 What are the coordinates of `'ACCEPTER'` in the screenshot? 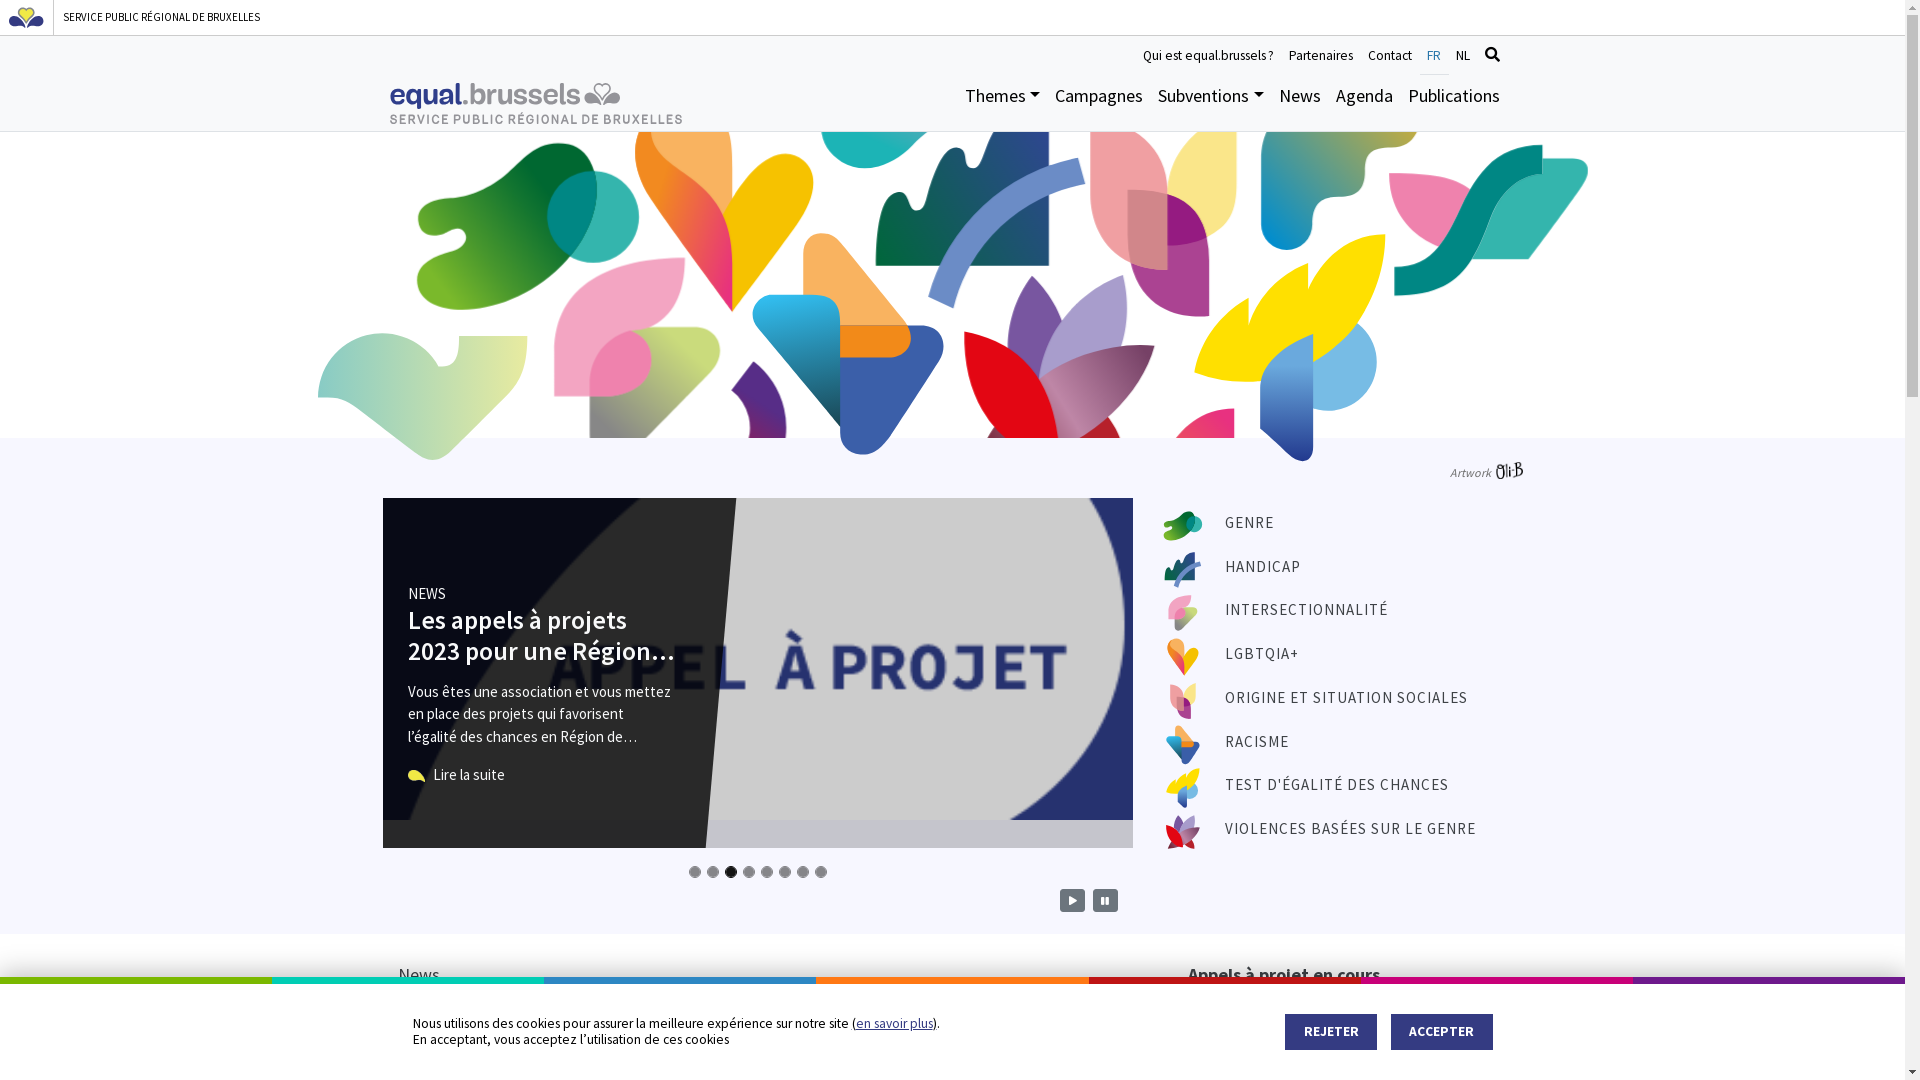 It's located at (1441, 1032).